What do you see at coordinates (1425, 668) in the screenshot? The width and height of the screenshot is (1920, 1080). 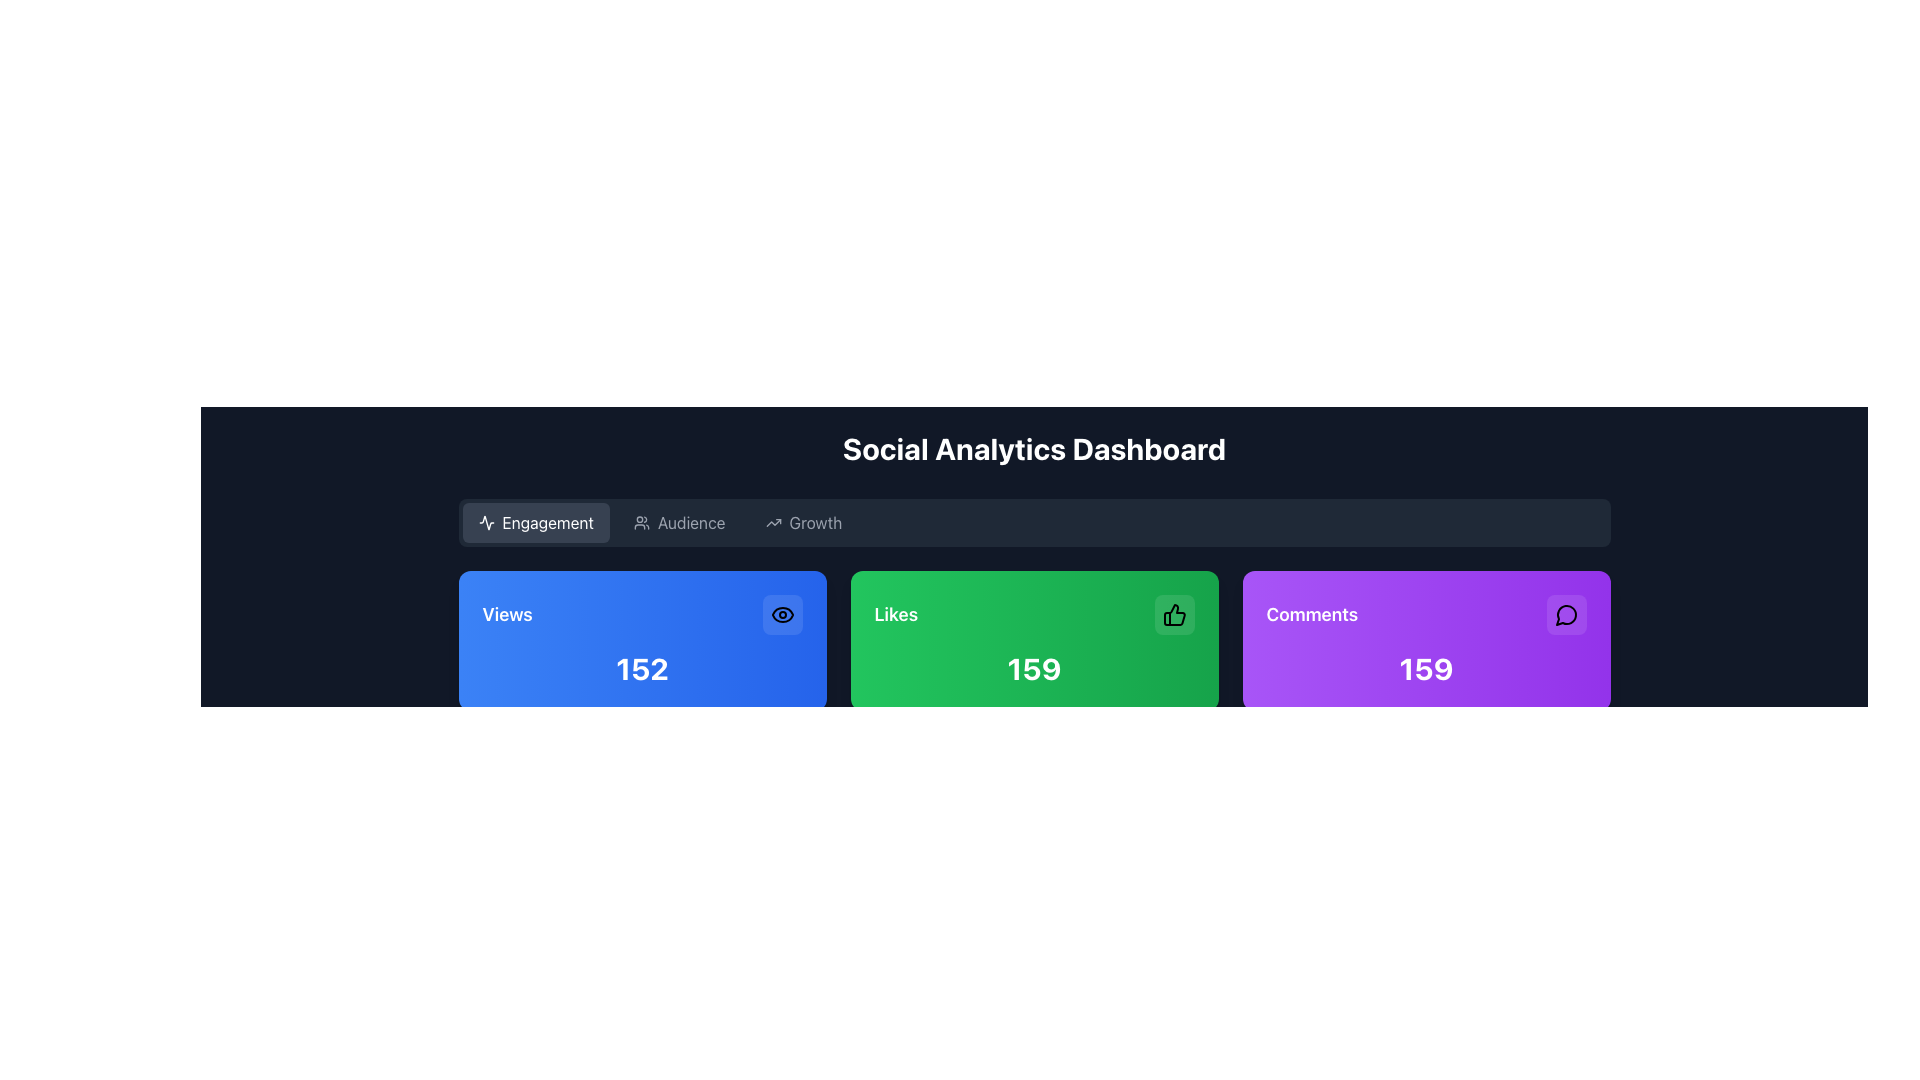 I see `the number '154' displayed in bold white text on a purple gradient background` at bounding box center [1425, 668].